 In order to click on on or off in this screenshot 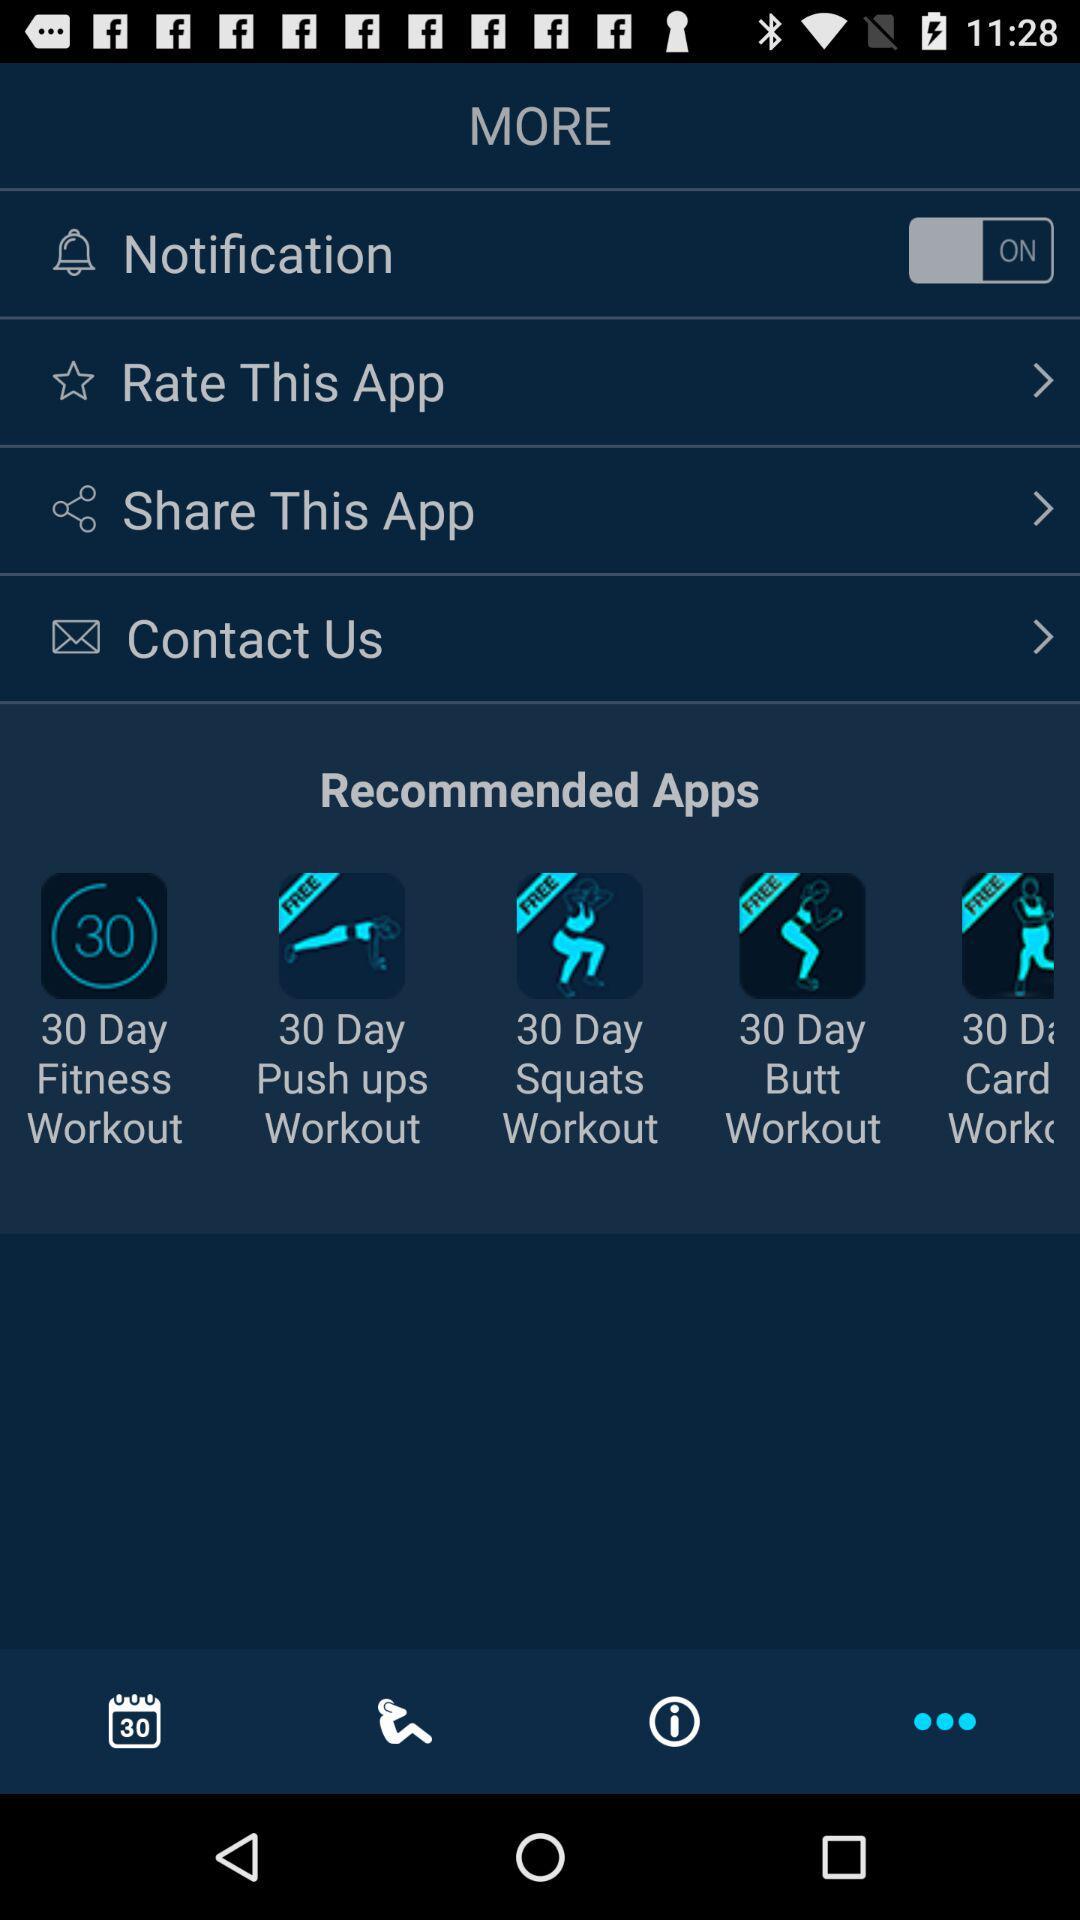, I will do `click(980, 249)`.